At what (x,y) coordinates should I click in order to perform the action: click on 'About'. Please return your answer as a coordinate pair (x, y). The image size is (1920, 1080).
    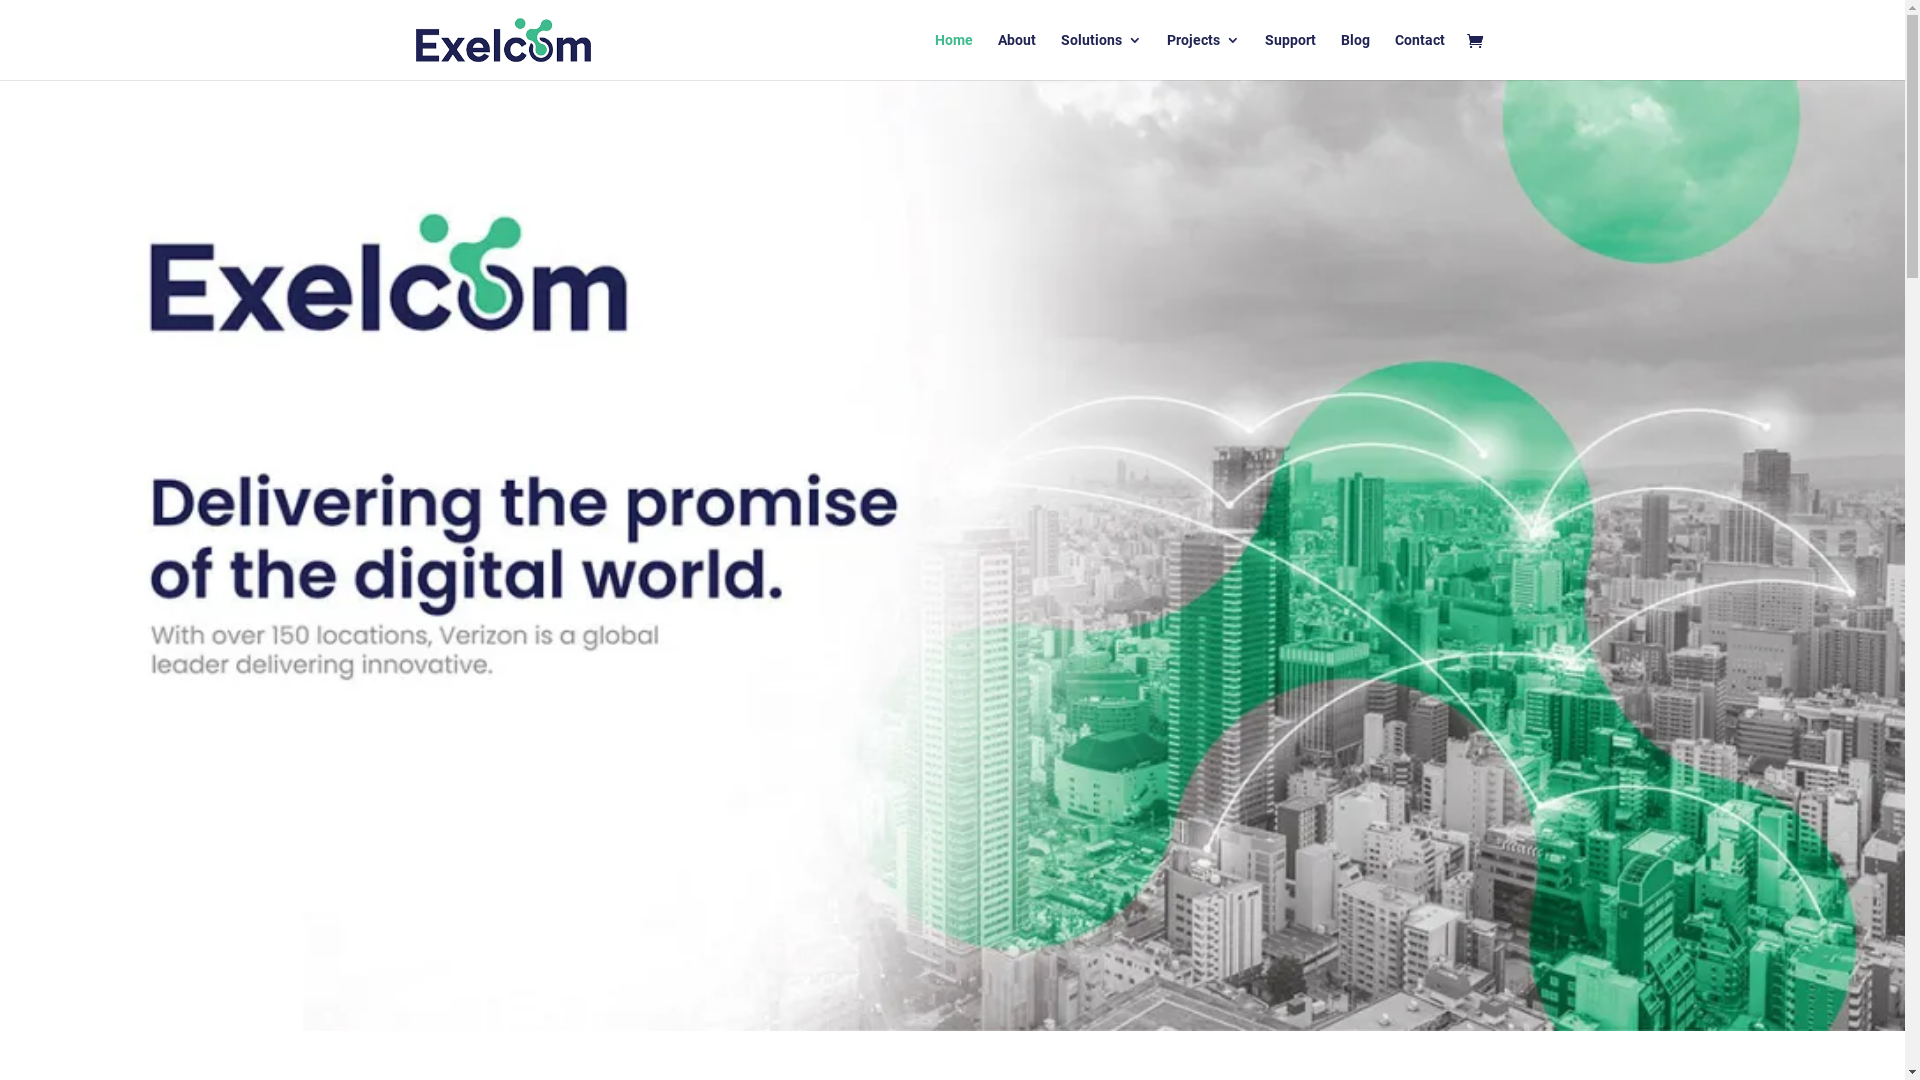
    Looking at the image, I should click on (1017, 55).